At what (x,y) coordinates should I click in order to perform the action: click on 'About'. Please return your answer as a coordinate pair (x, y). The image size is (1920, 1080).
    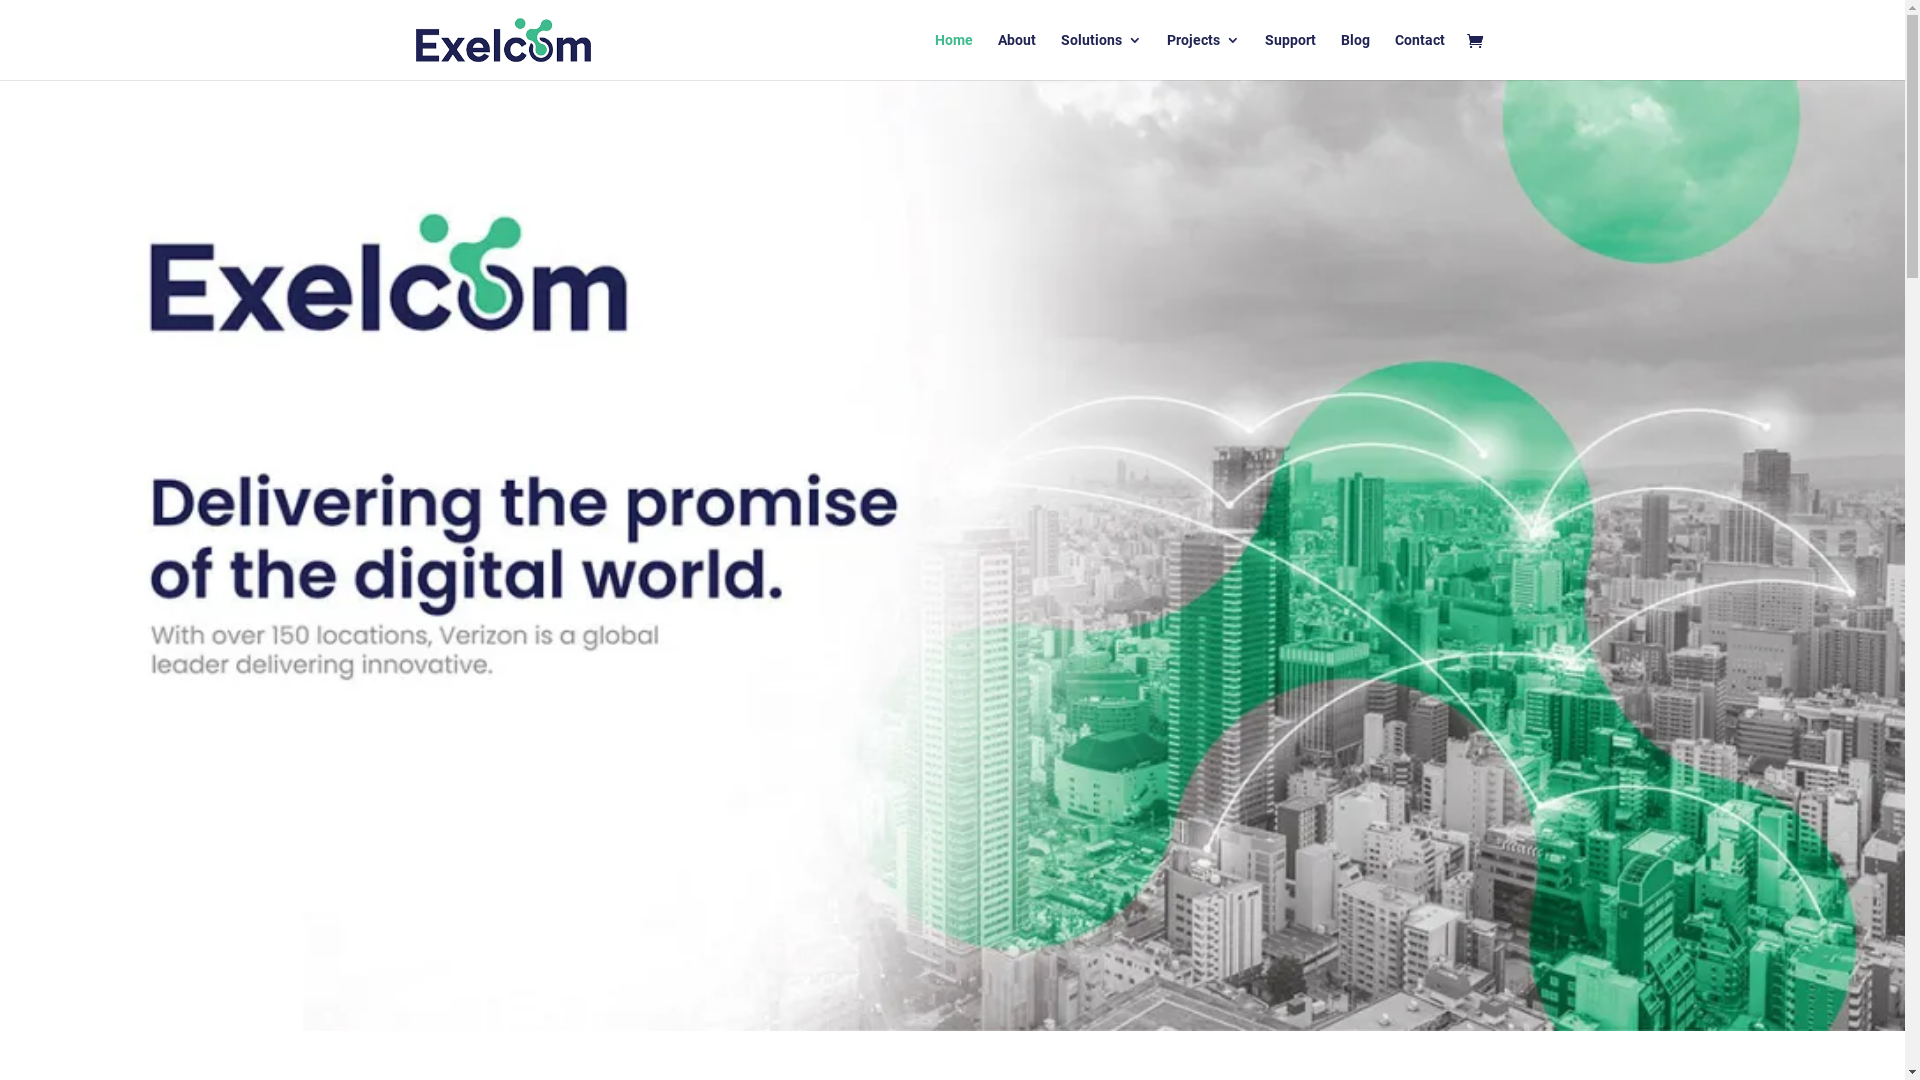
    Looking at the image, I should click on (1017, 55).